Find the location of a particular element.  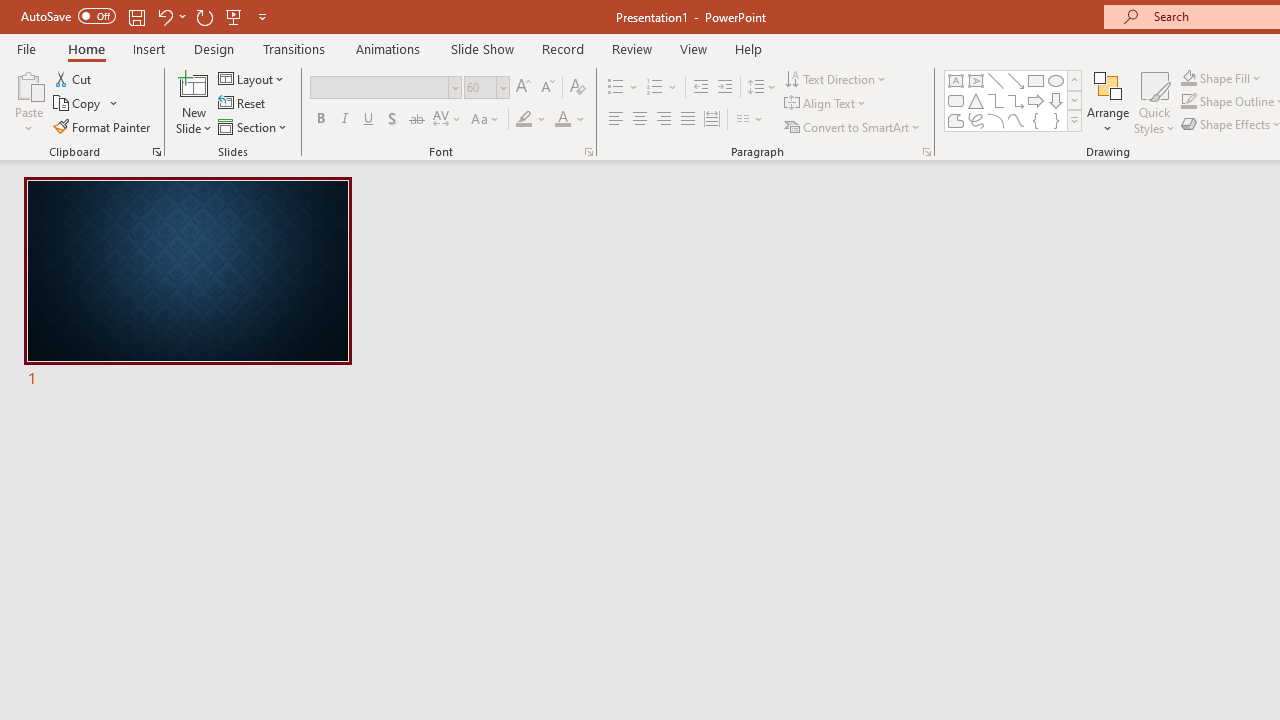

'Vertical Text Box' is located at coordinates (976, 80).